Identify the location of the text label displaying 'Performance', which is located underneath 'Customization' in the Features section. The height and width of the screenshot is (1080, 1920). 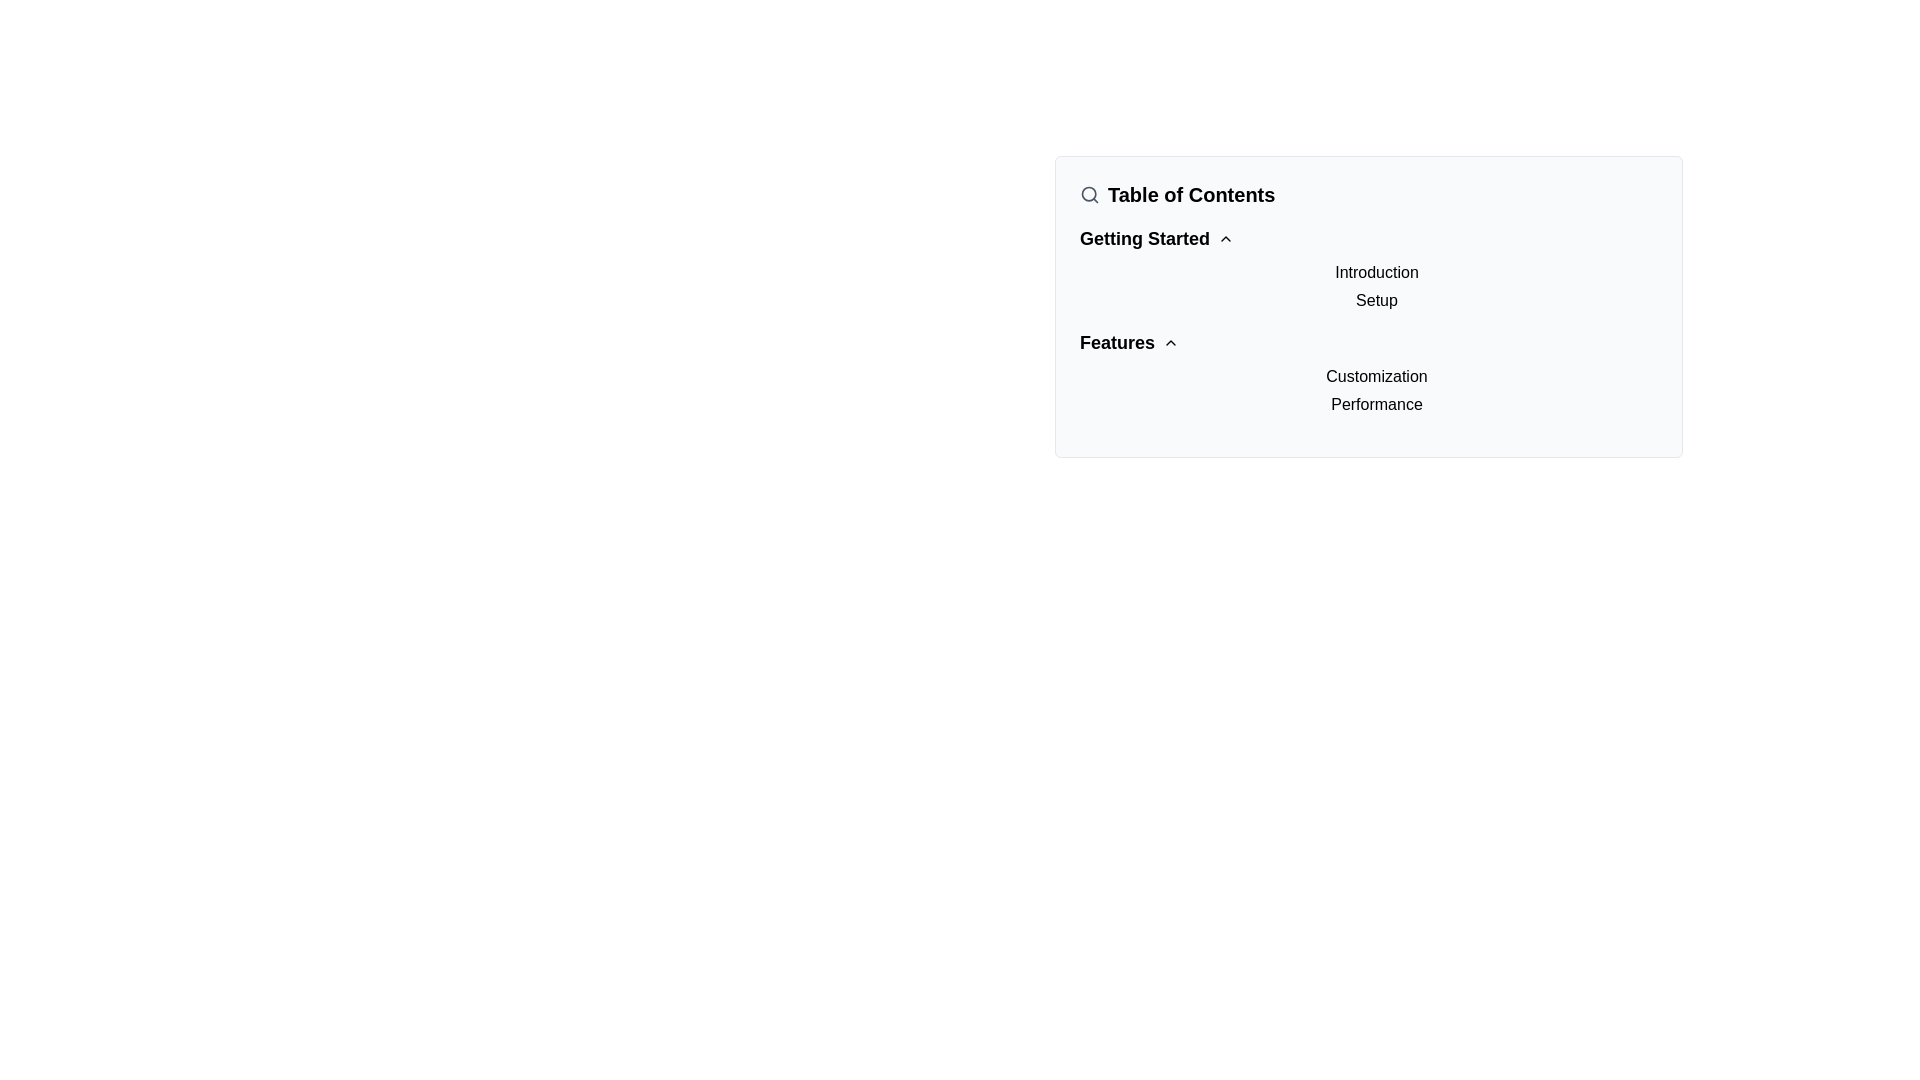
(1376, 405).